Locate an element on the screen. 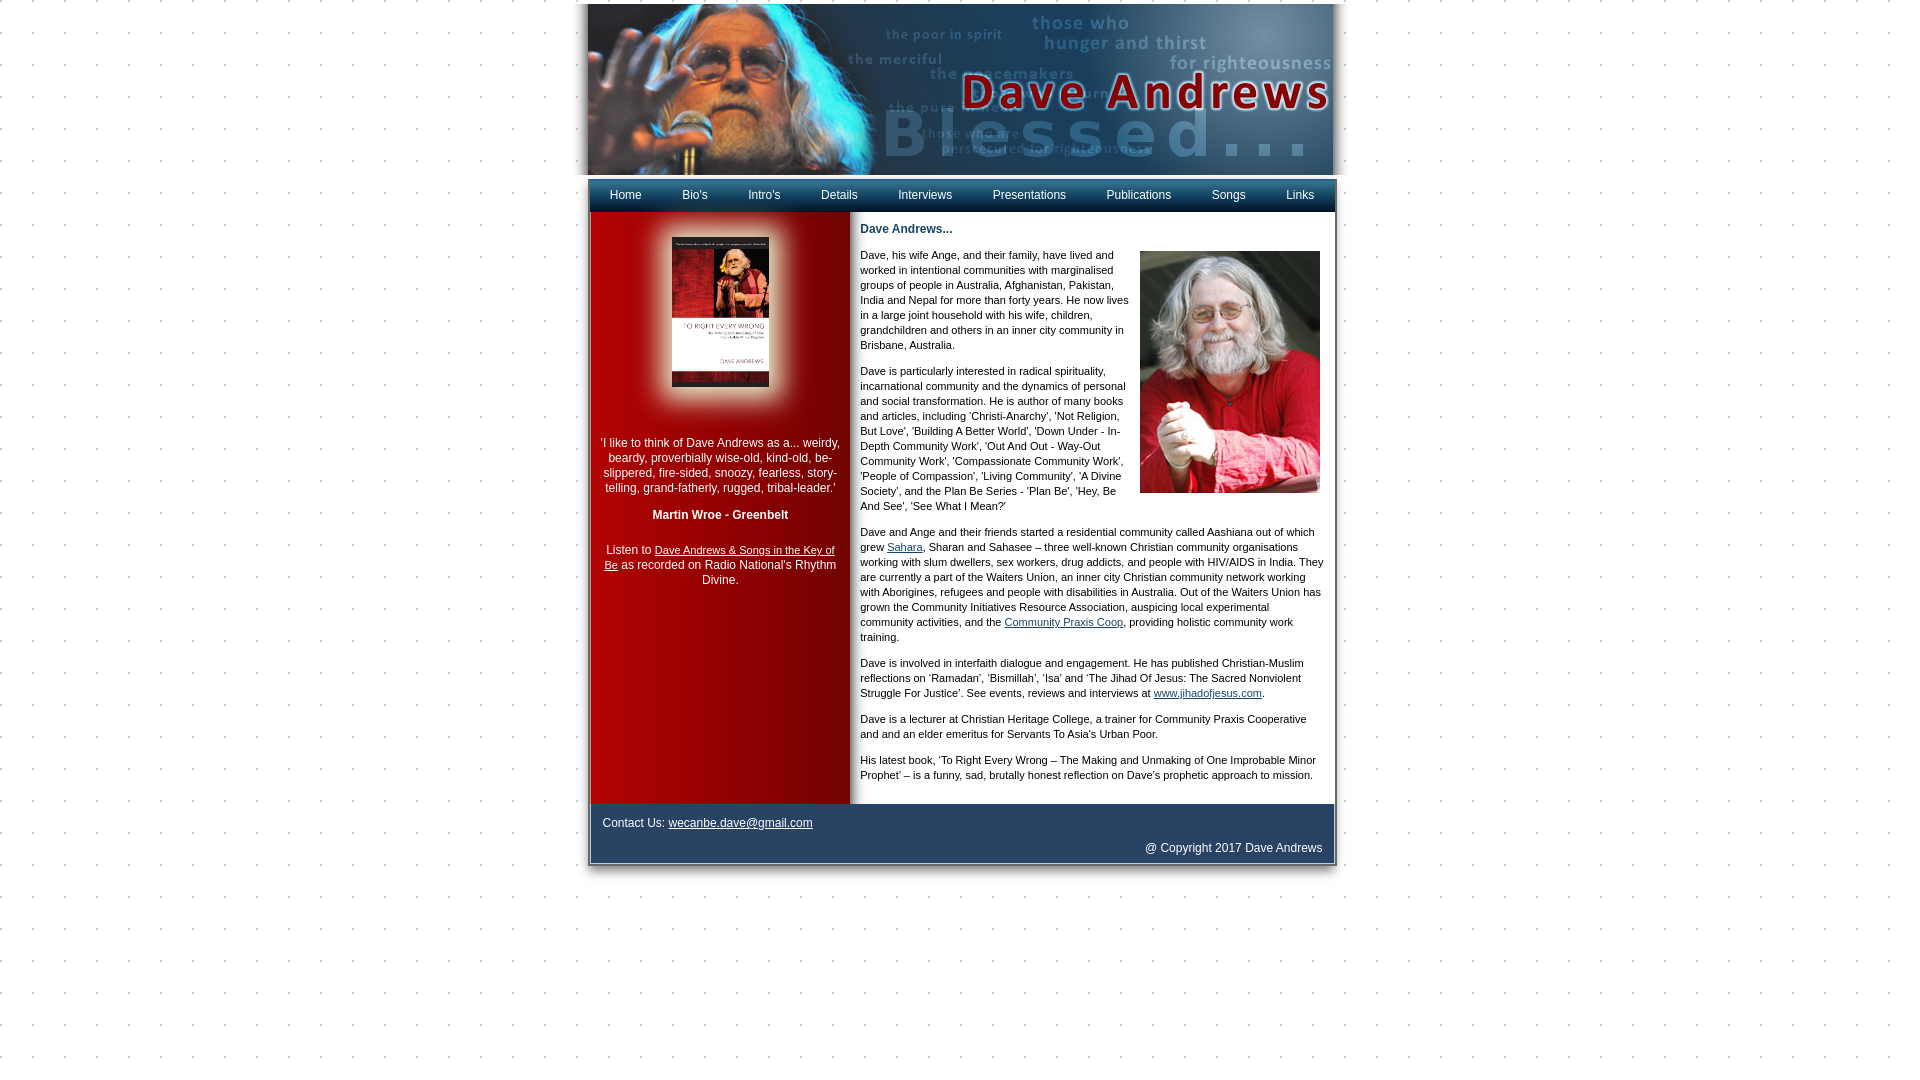 This screenshot has height=1080, width=1920. 'Links' is located at coordinates (1300, 195).